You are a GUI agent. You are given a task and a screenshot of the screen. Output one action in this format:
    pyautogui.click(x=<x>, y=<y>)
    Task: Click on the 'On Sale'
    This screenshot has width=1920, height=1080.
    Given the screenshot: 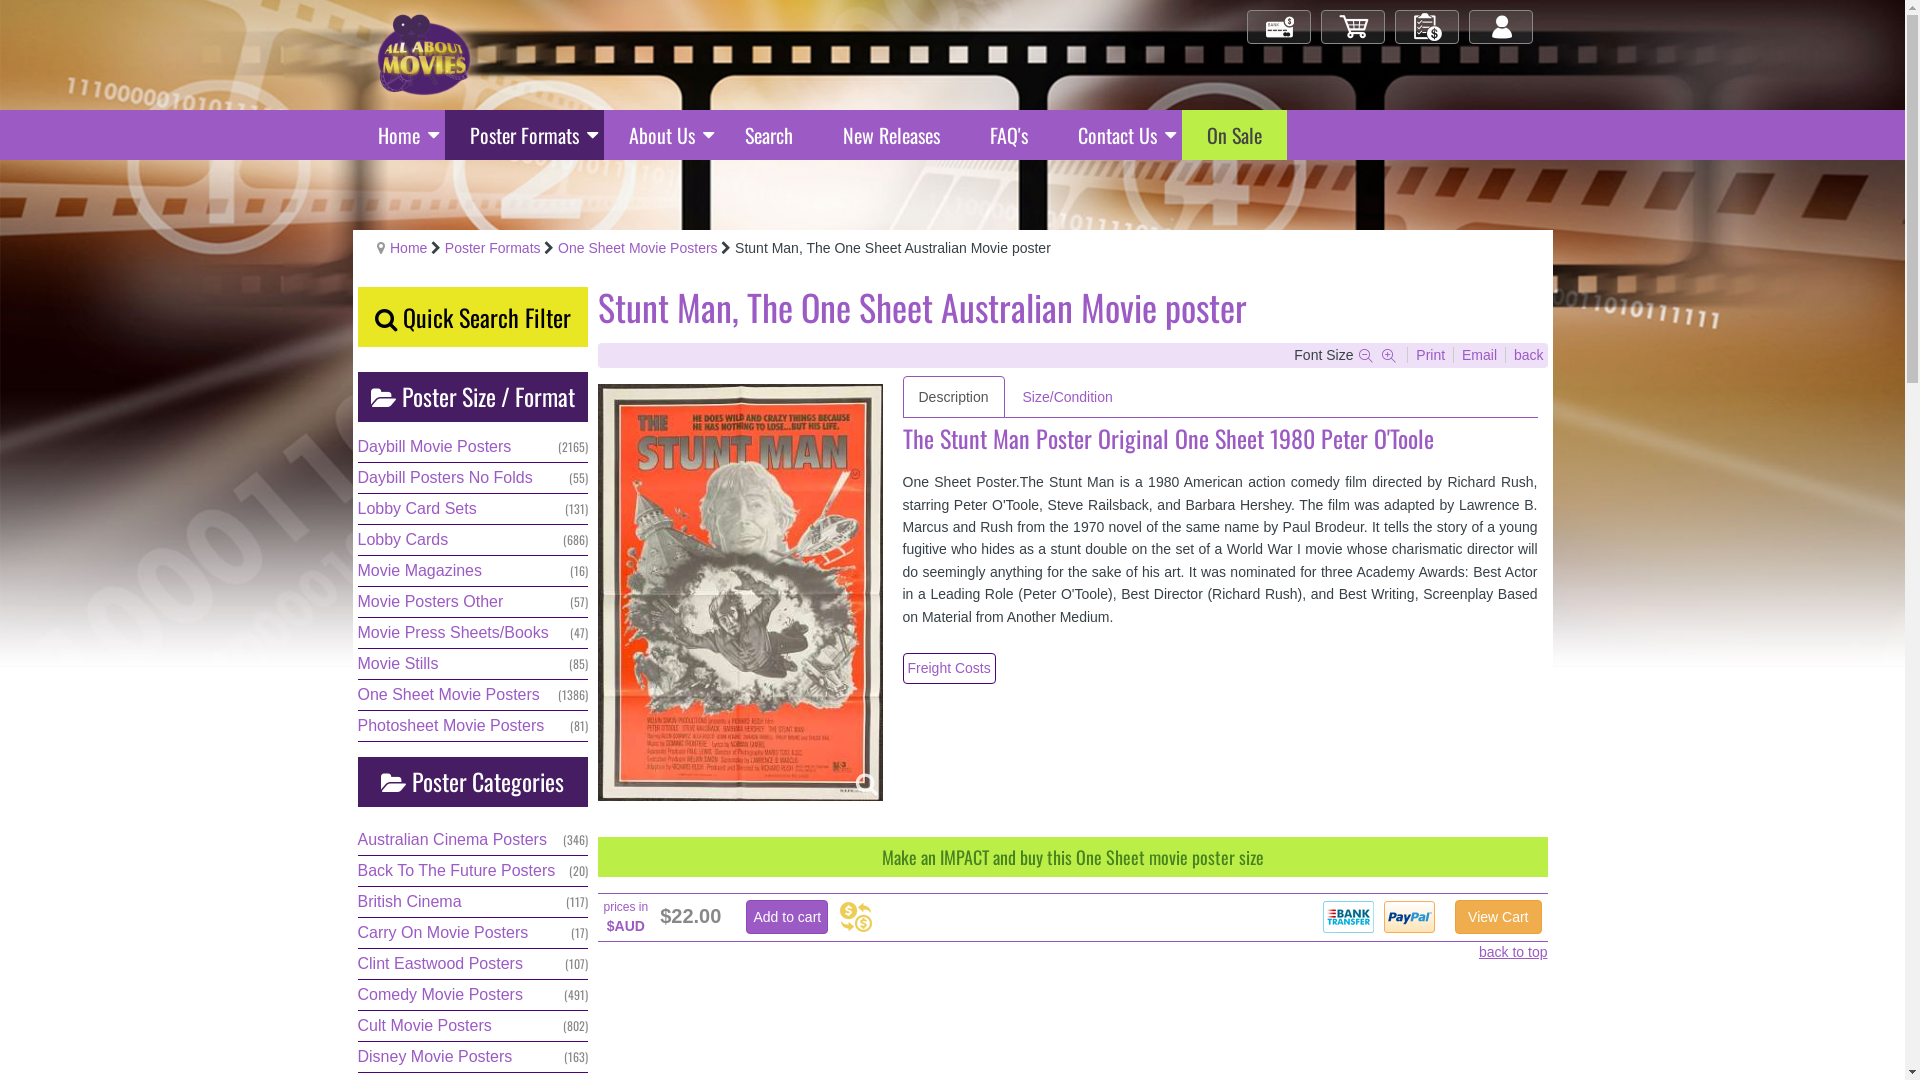 What is the action you would take?
    pyautogui.click(x=1233, y=135)
    